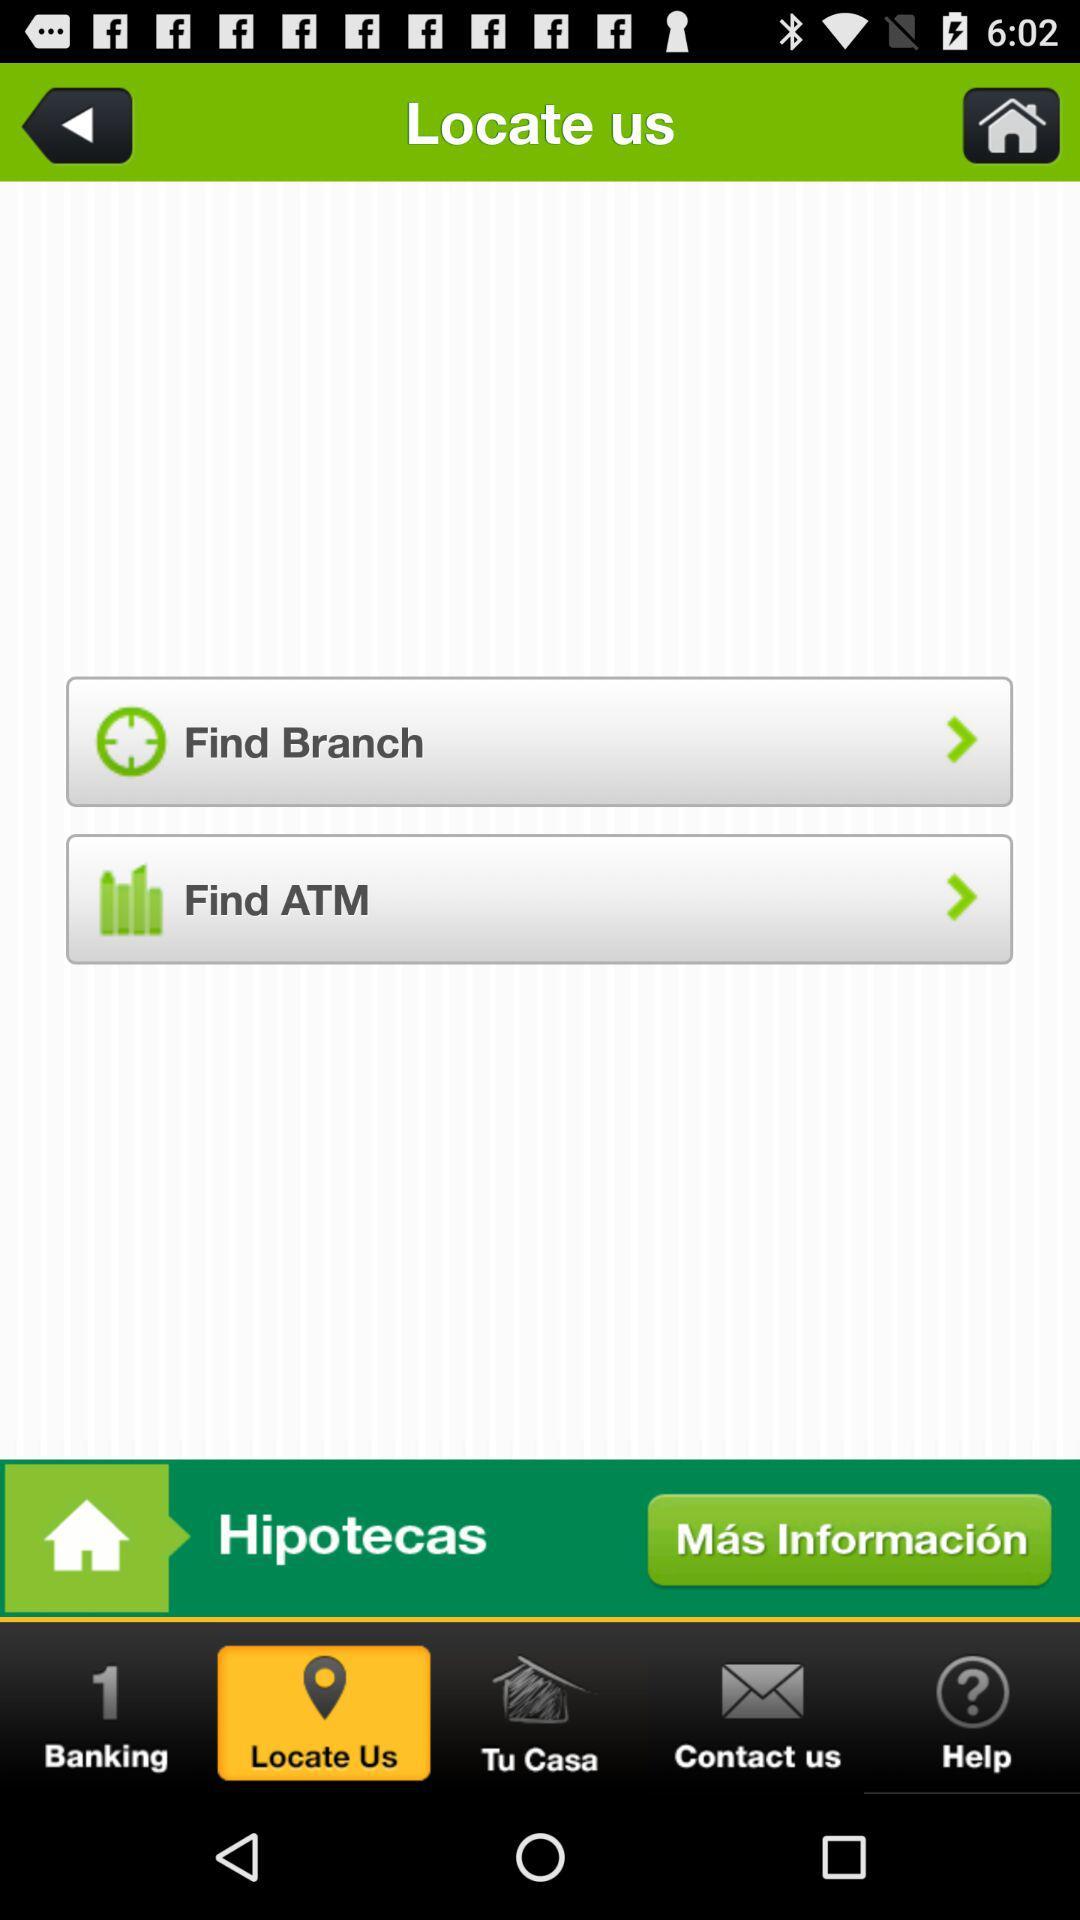 This screenshot has height=1920, width=1080. What do you see at coordinates (80, 129) in the screenshot?
I see `the arrow_backward icon` at bounding box center [80, 129].